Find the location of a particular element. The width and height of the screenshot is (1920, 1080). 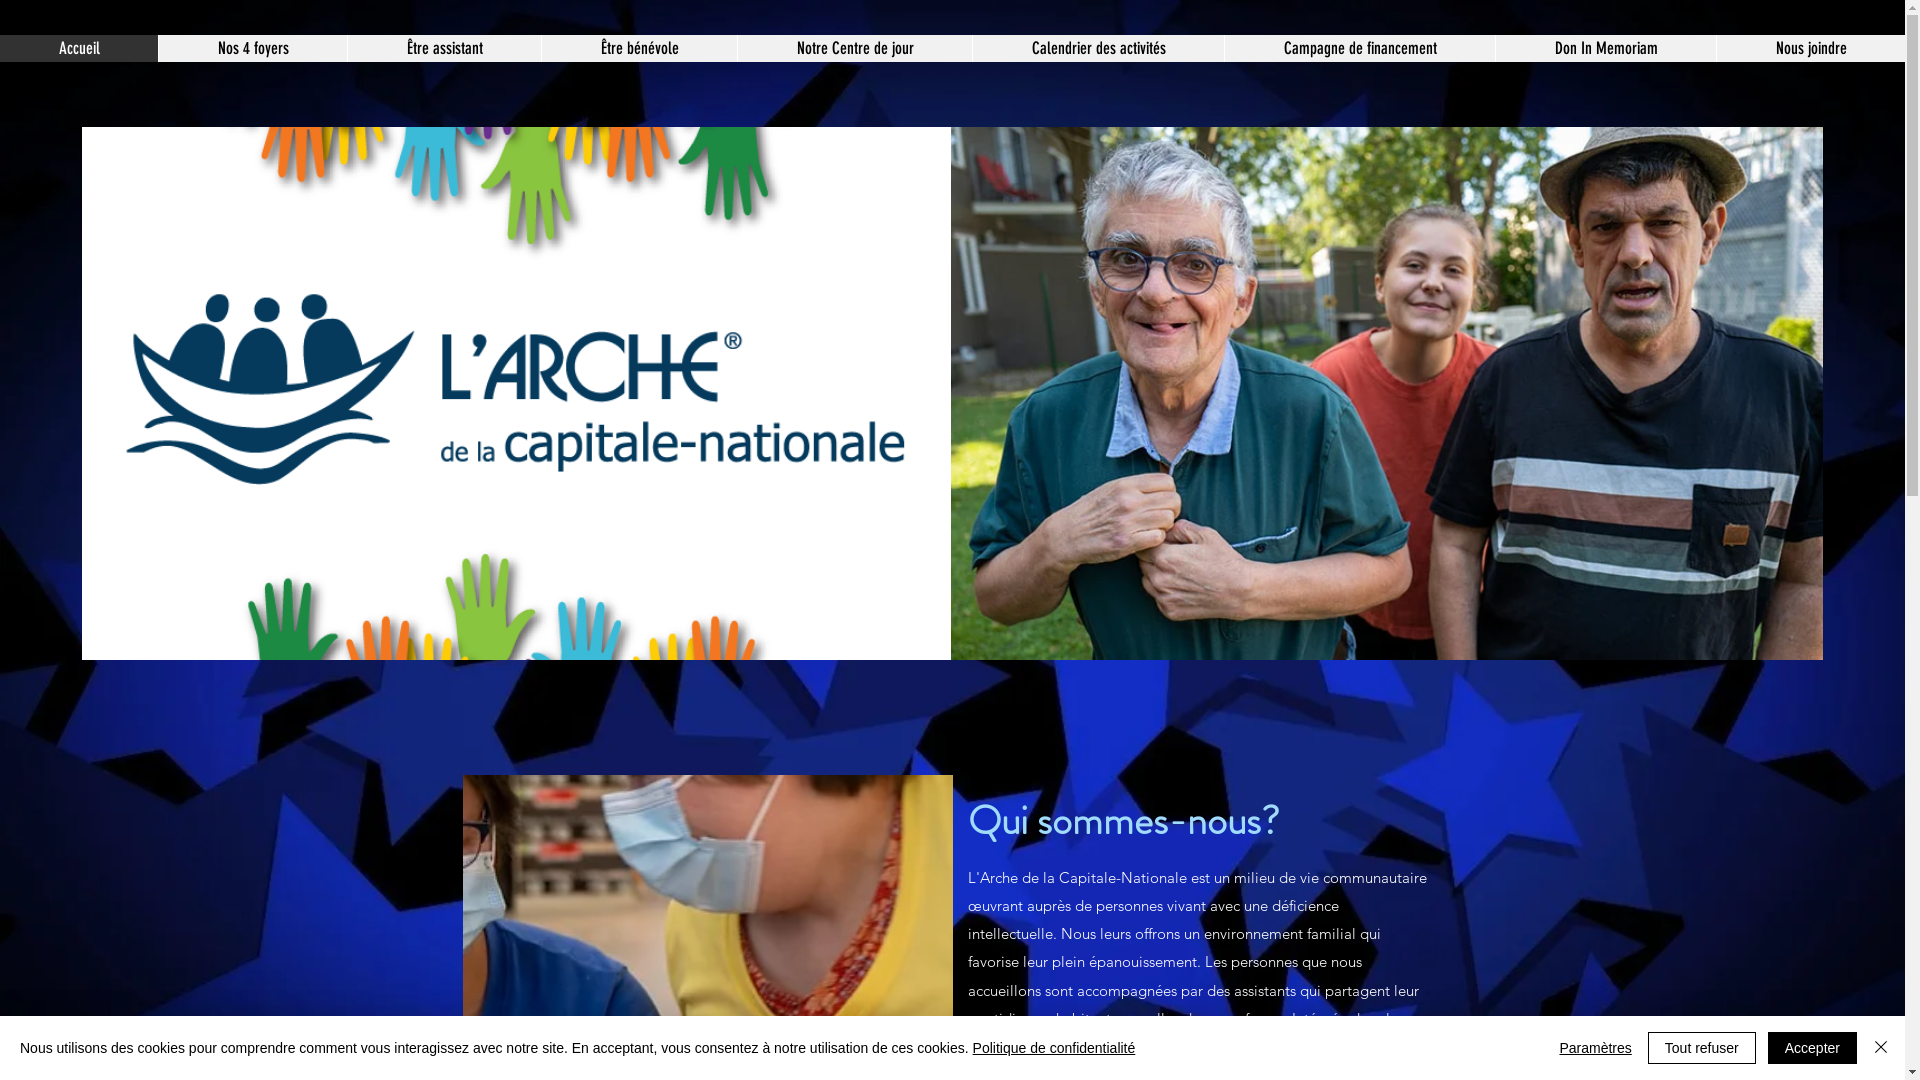

'Notre Centre de jour' is located at coordinates (736, 47).